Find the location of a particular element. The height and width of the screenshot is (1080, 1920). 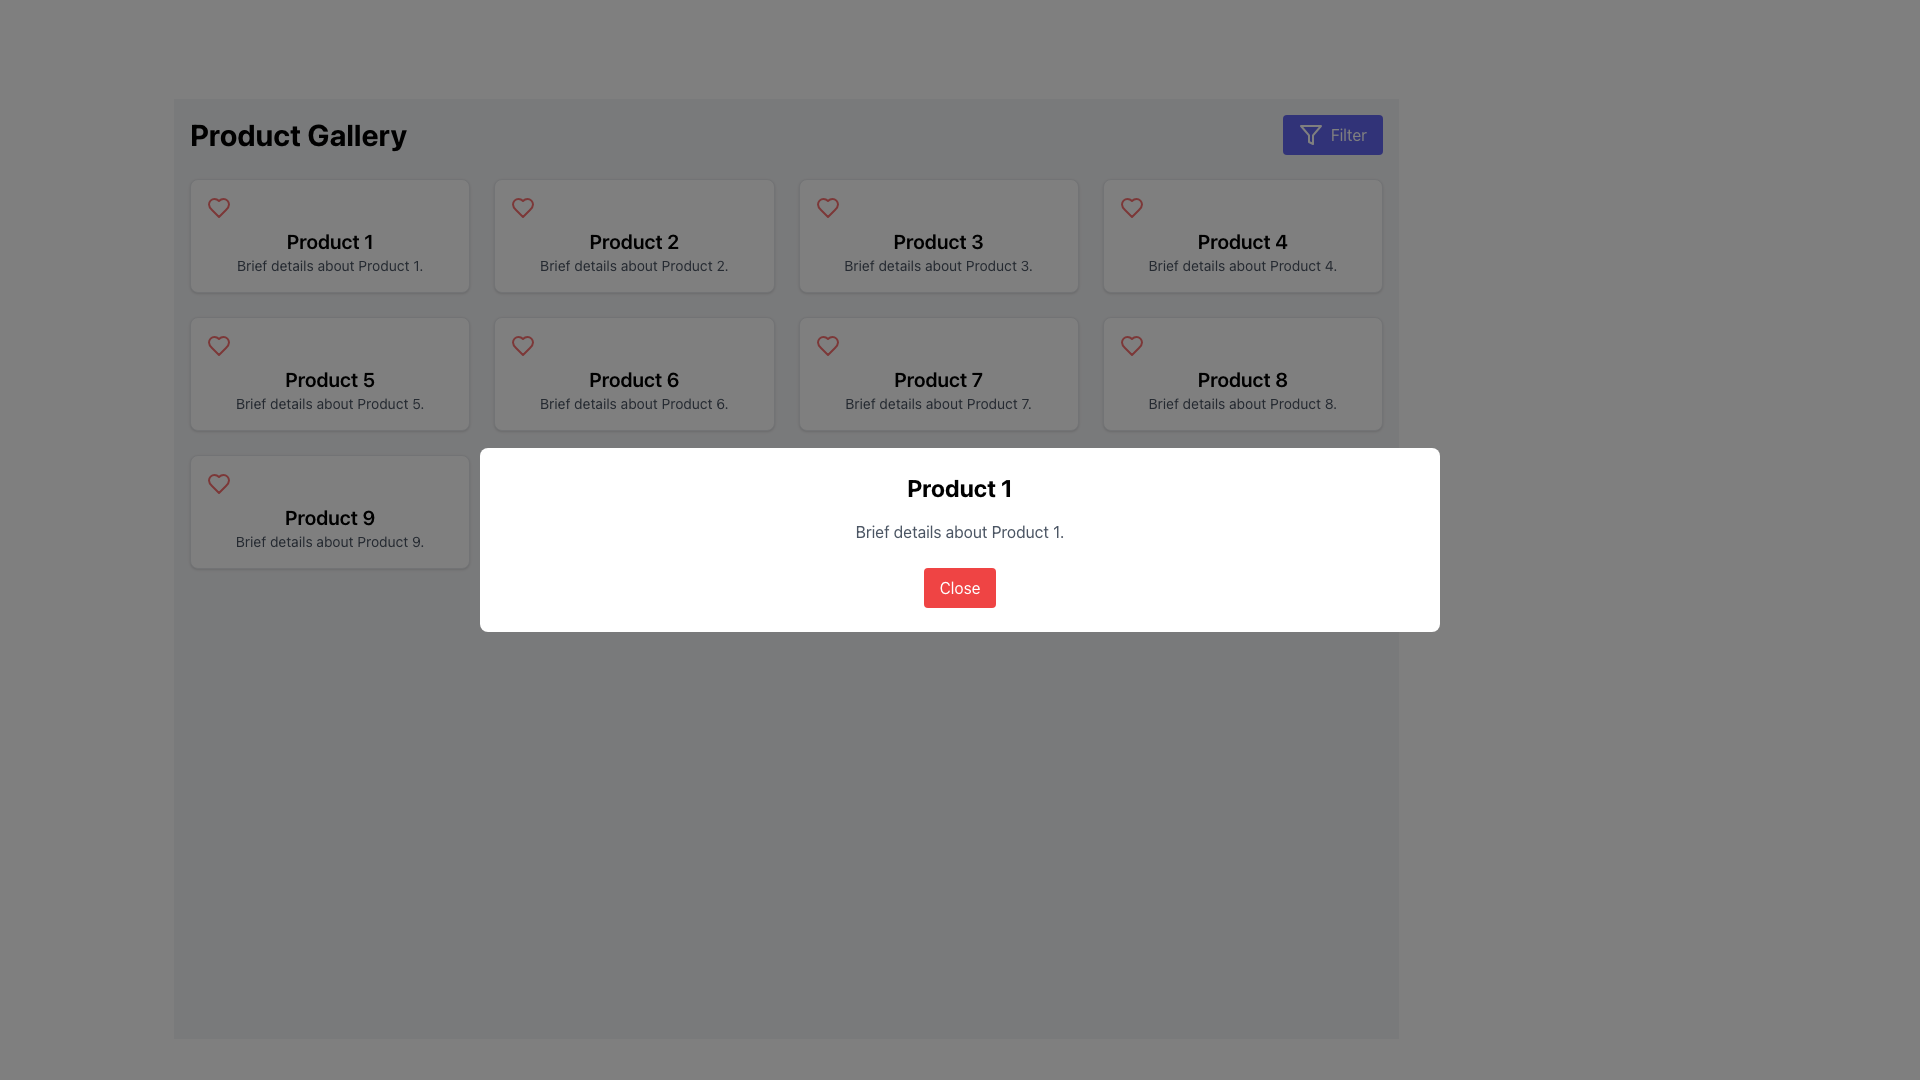

the Card widget displaying product information located in the third row and third column is located at coordinates (937, 374).